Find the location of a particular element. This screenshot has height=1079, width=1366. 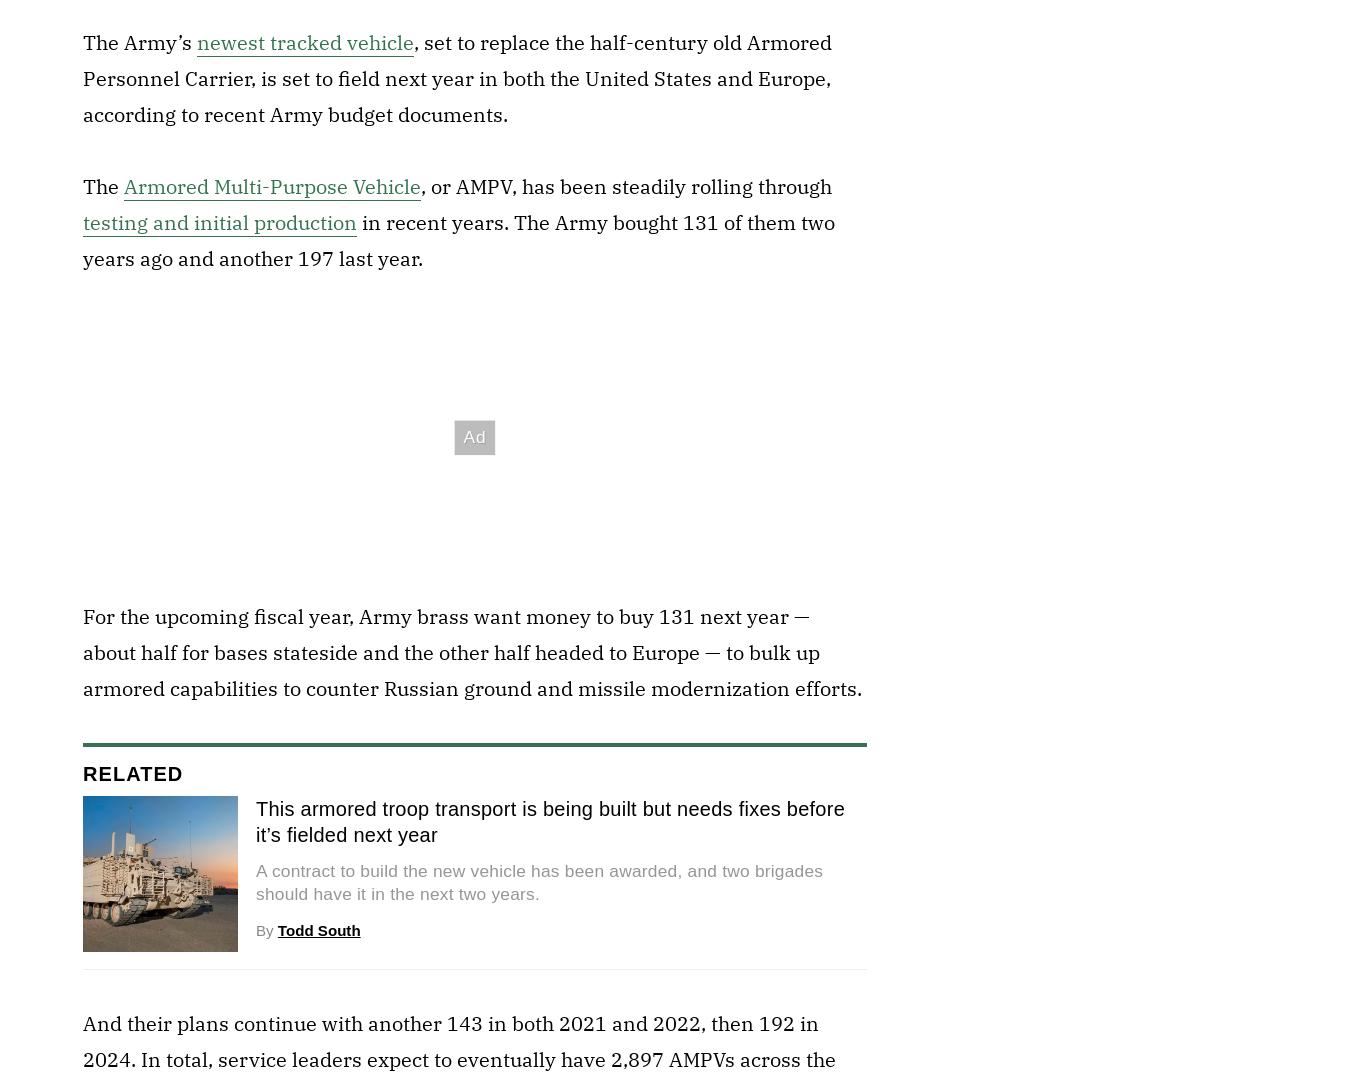

'Todd South' is located at coordinates (318, 930).